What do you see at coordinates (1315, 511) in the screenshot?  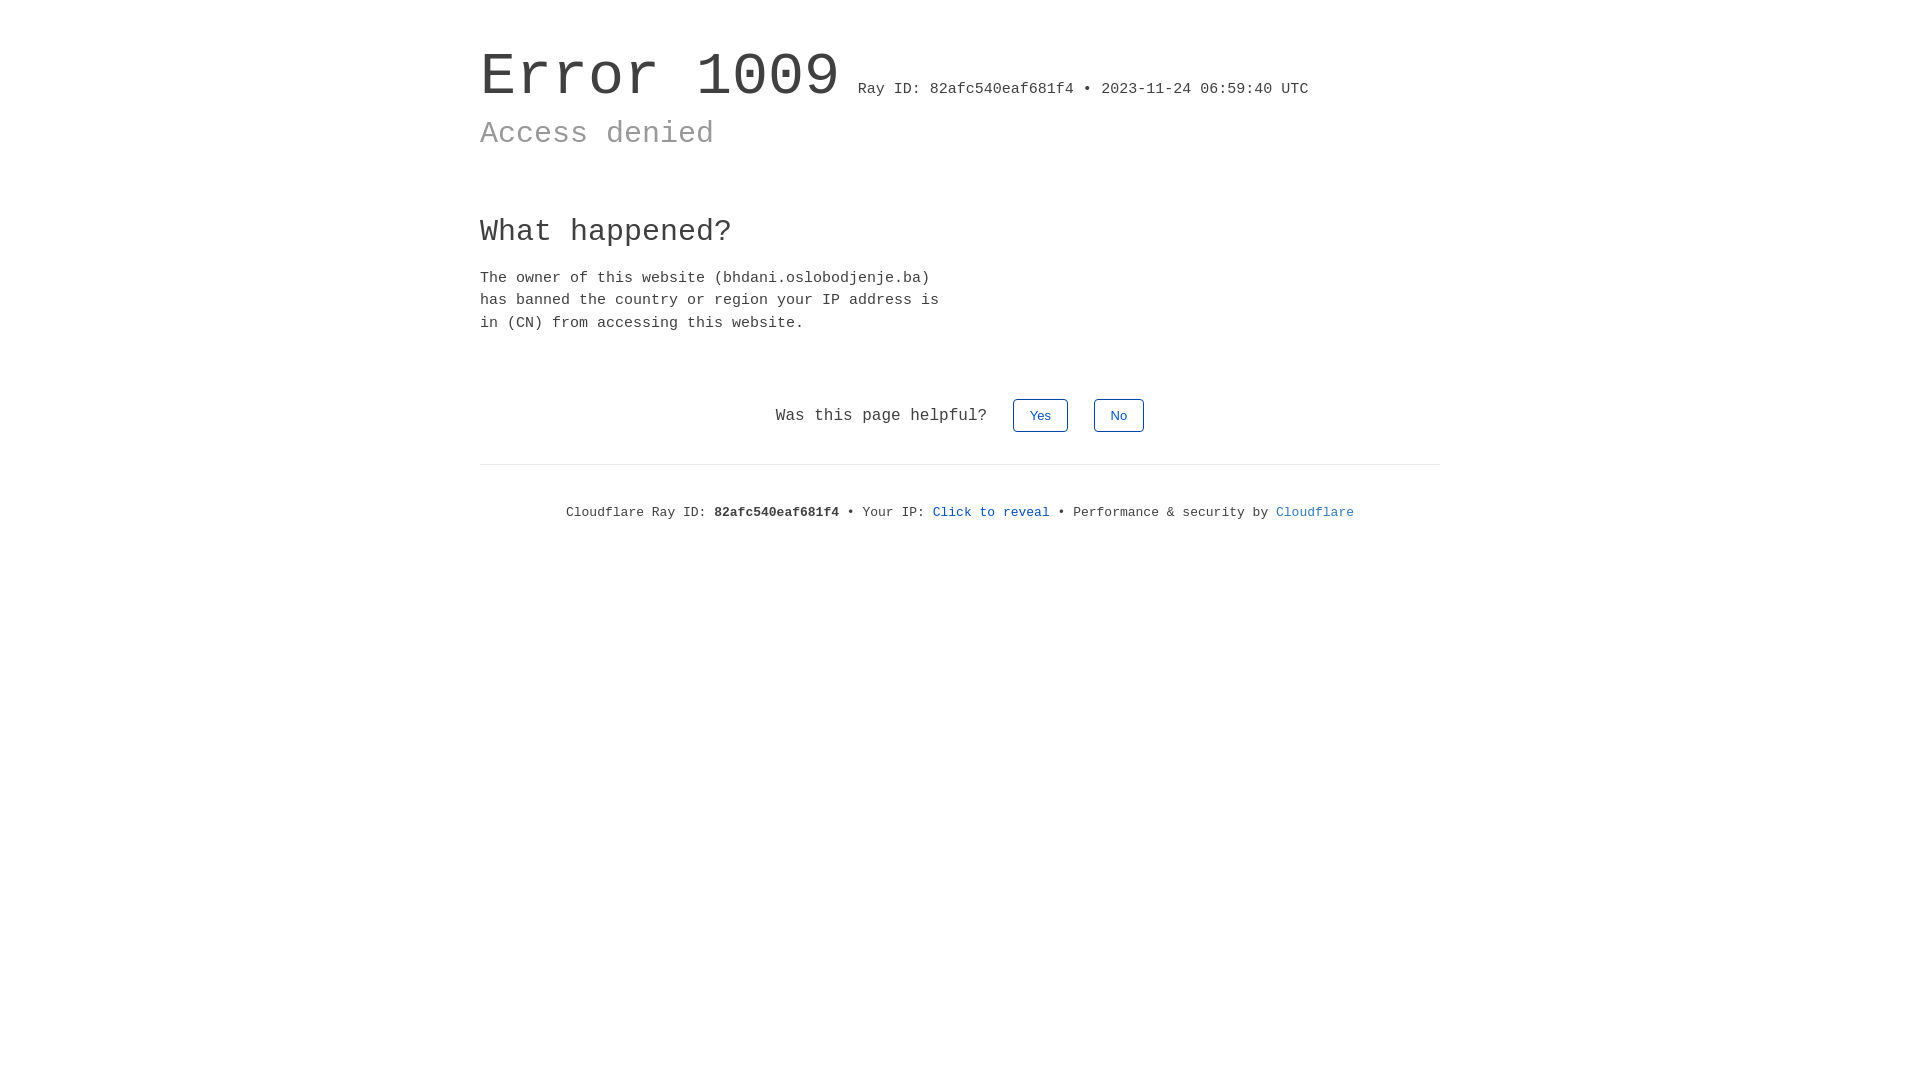 I see `'Cloudflare'` at bounding box center [1315, 511].